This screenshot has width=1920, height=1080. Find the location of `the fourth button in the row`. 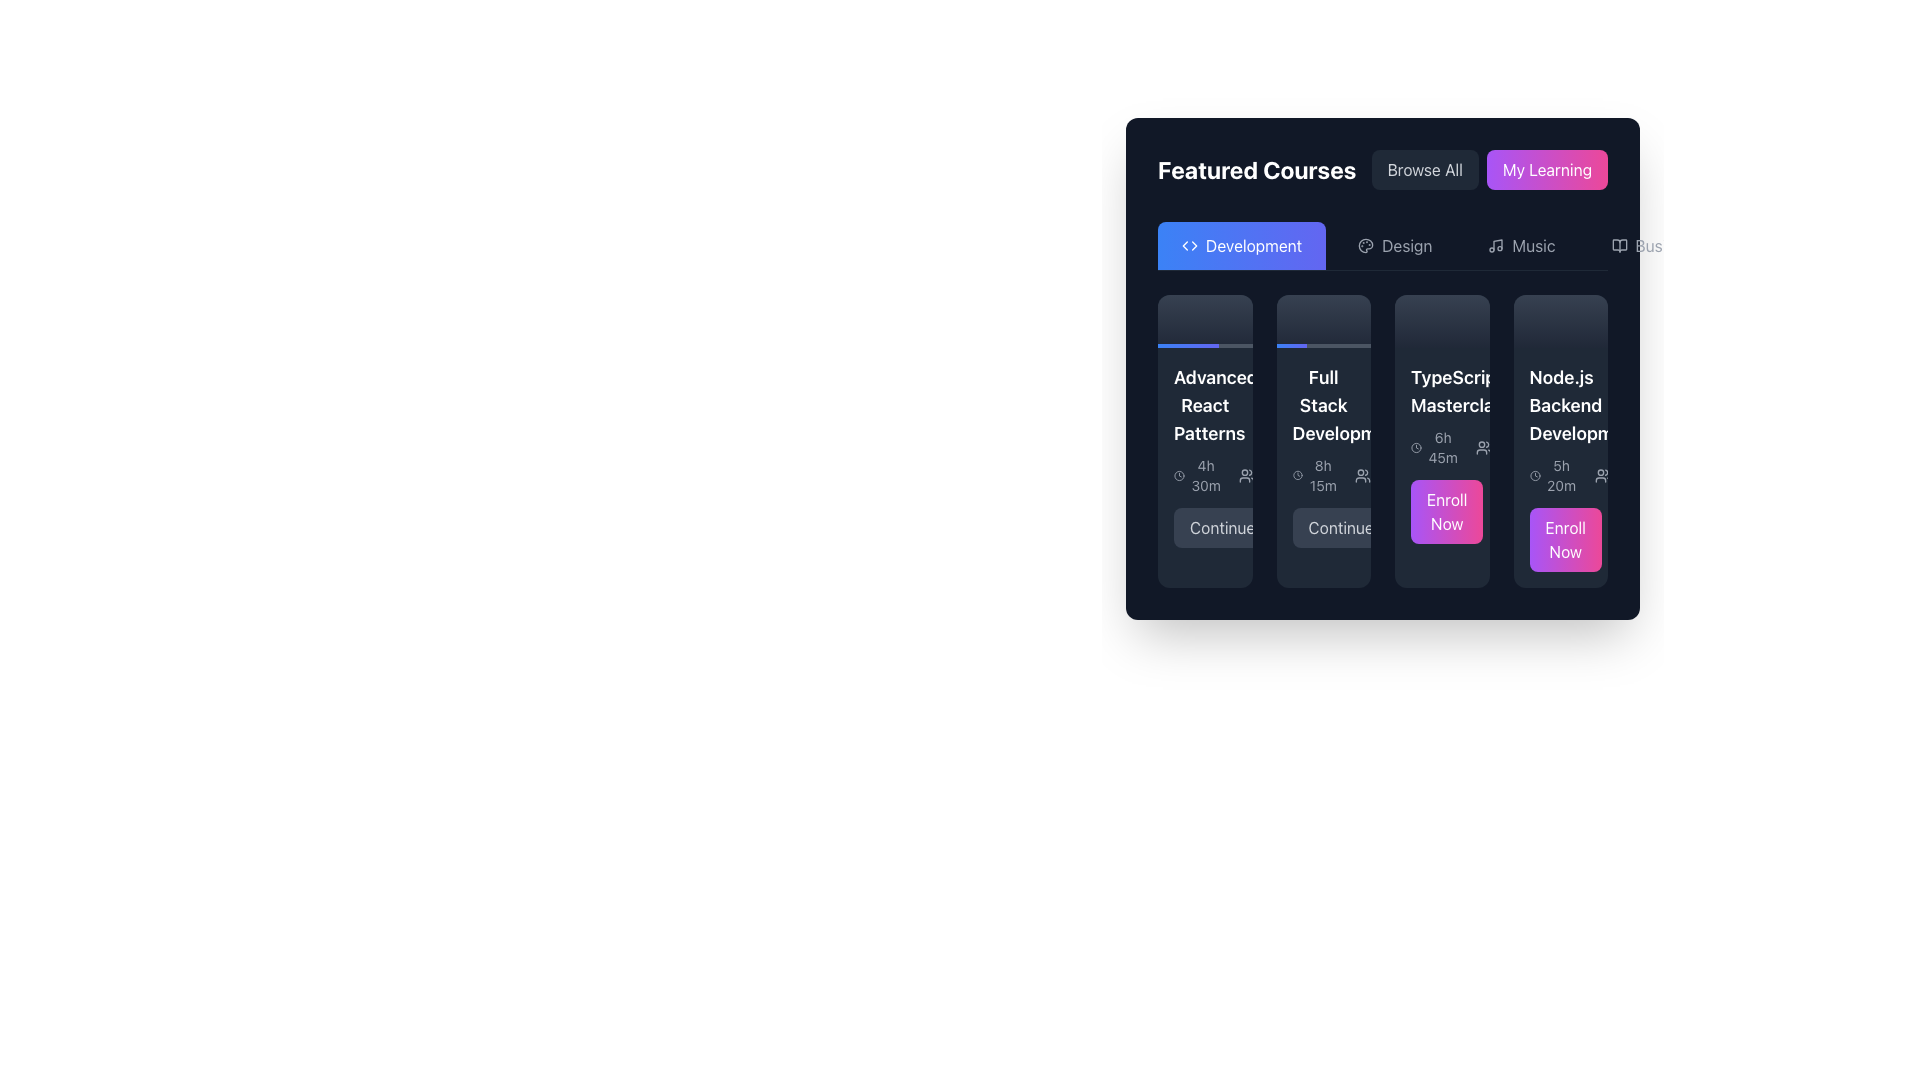

the fourth button in the row is located at coordinates (1655, 245).